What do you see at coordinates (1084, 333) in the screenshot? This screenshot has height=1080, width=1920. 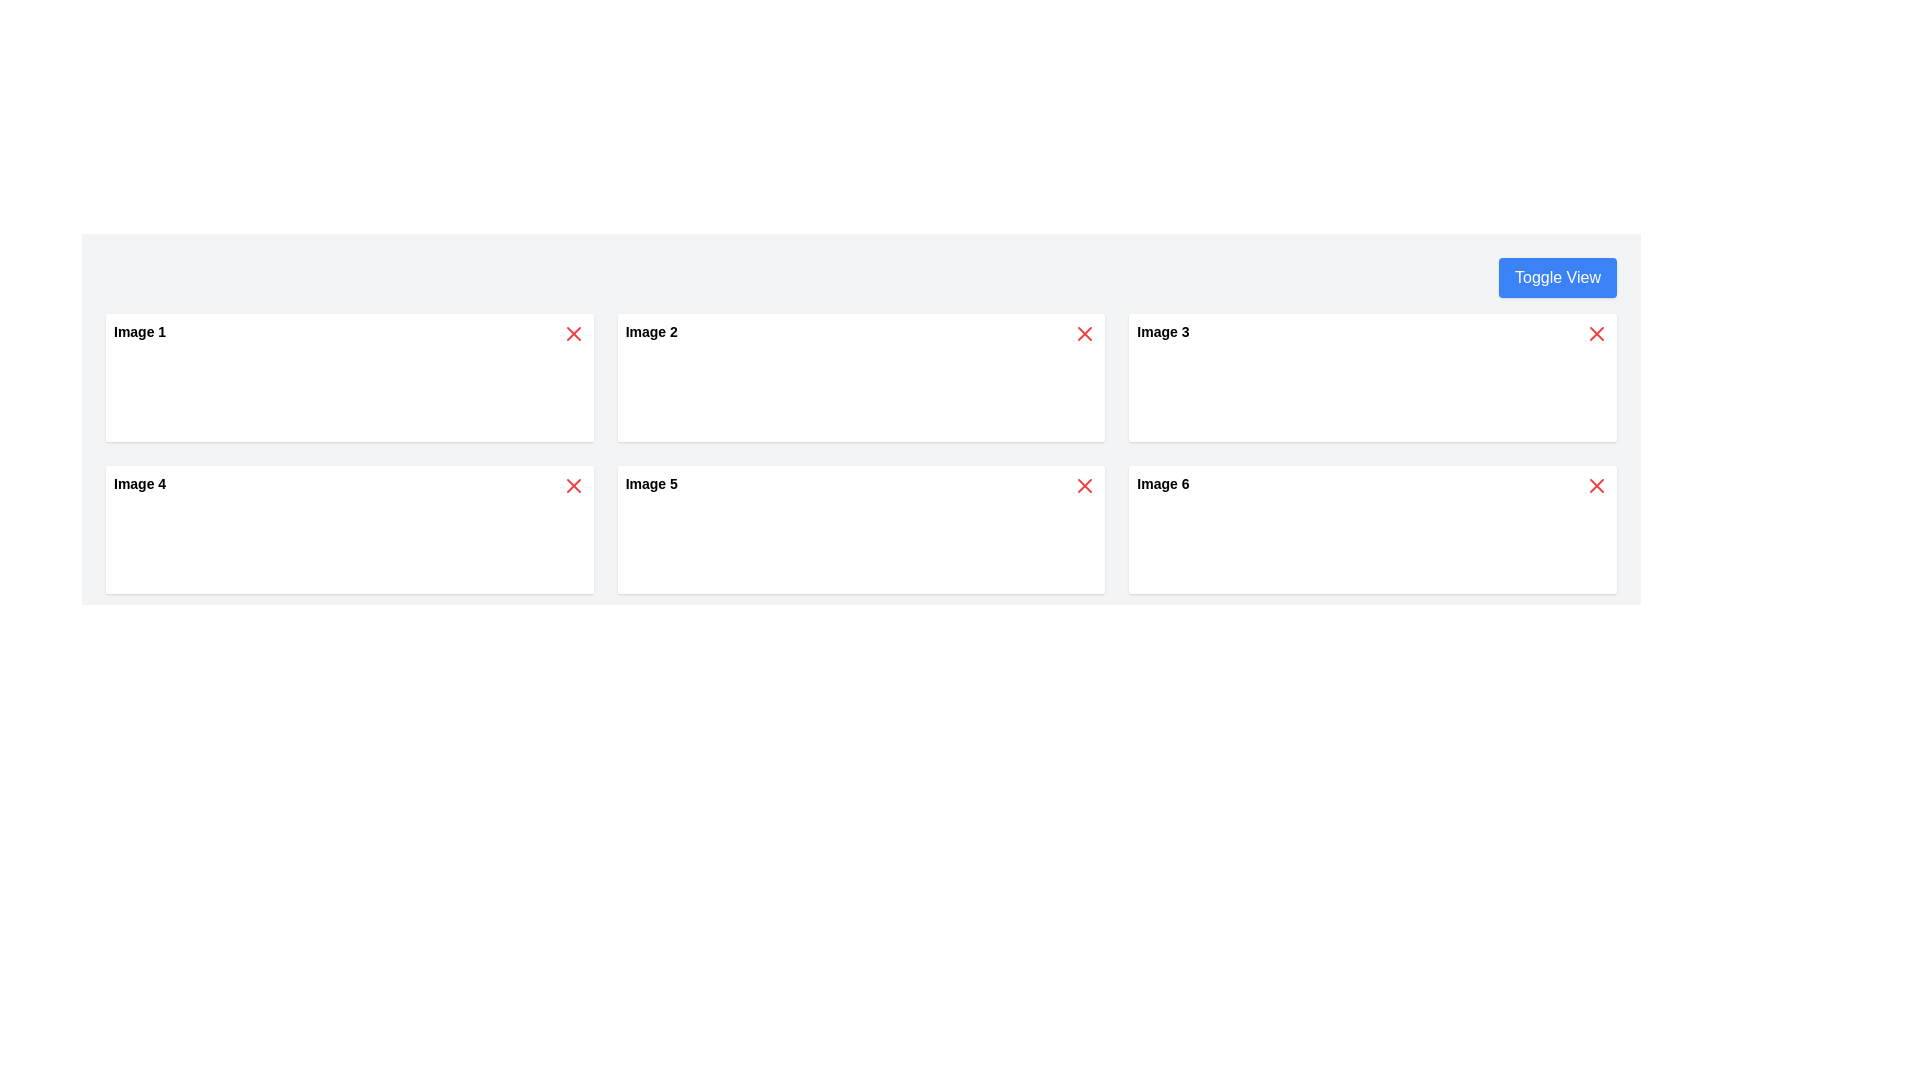 I see `the 'X' shaped red icon located in the top right corner of the second box in the first row of the grid layout` at bounding box center [1084, 333].